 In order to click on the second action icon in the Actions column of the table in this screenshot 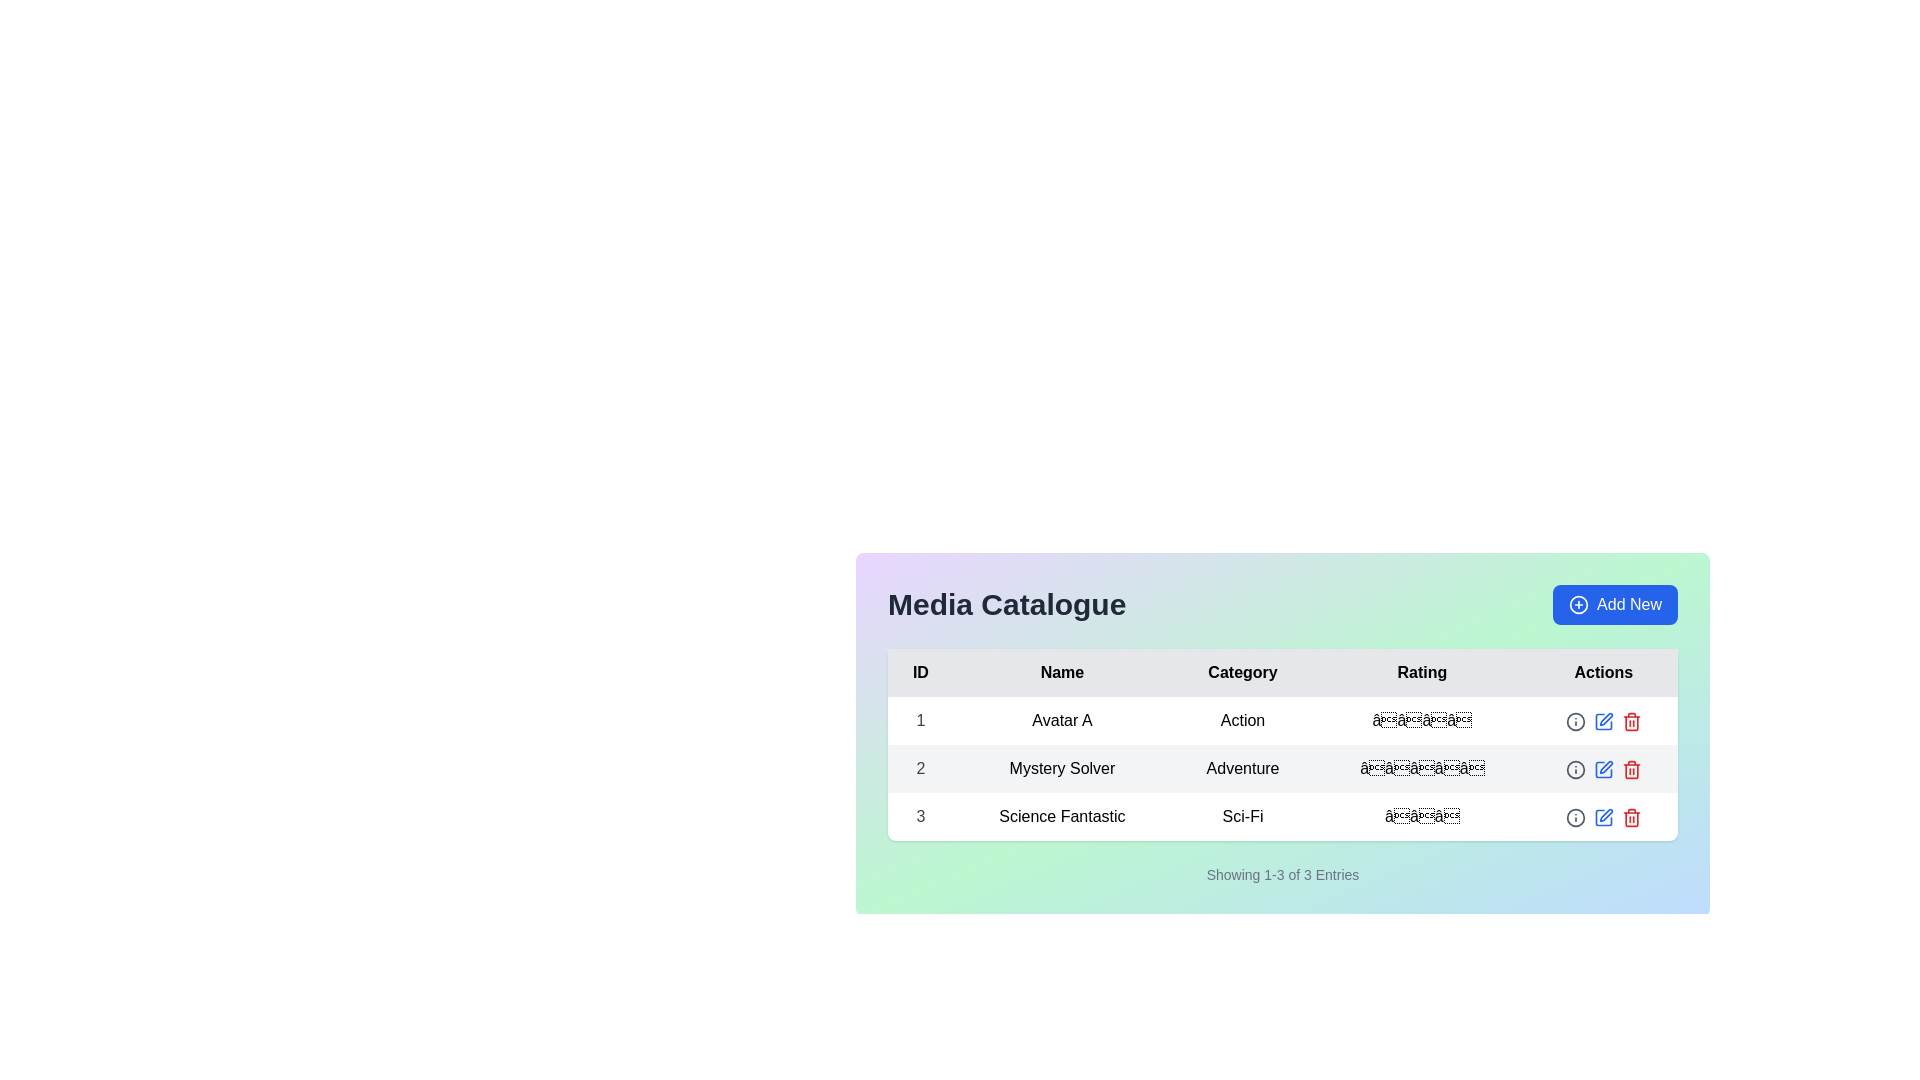, I will do `click(1606, 766)`.